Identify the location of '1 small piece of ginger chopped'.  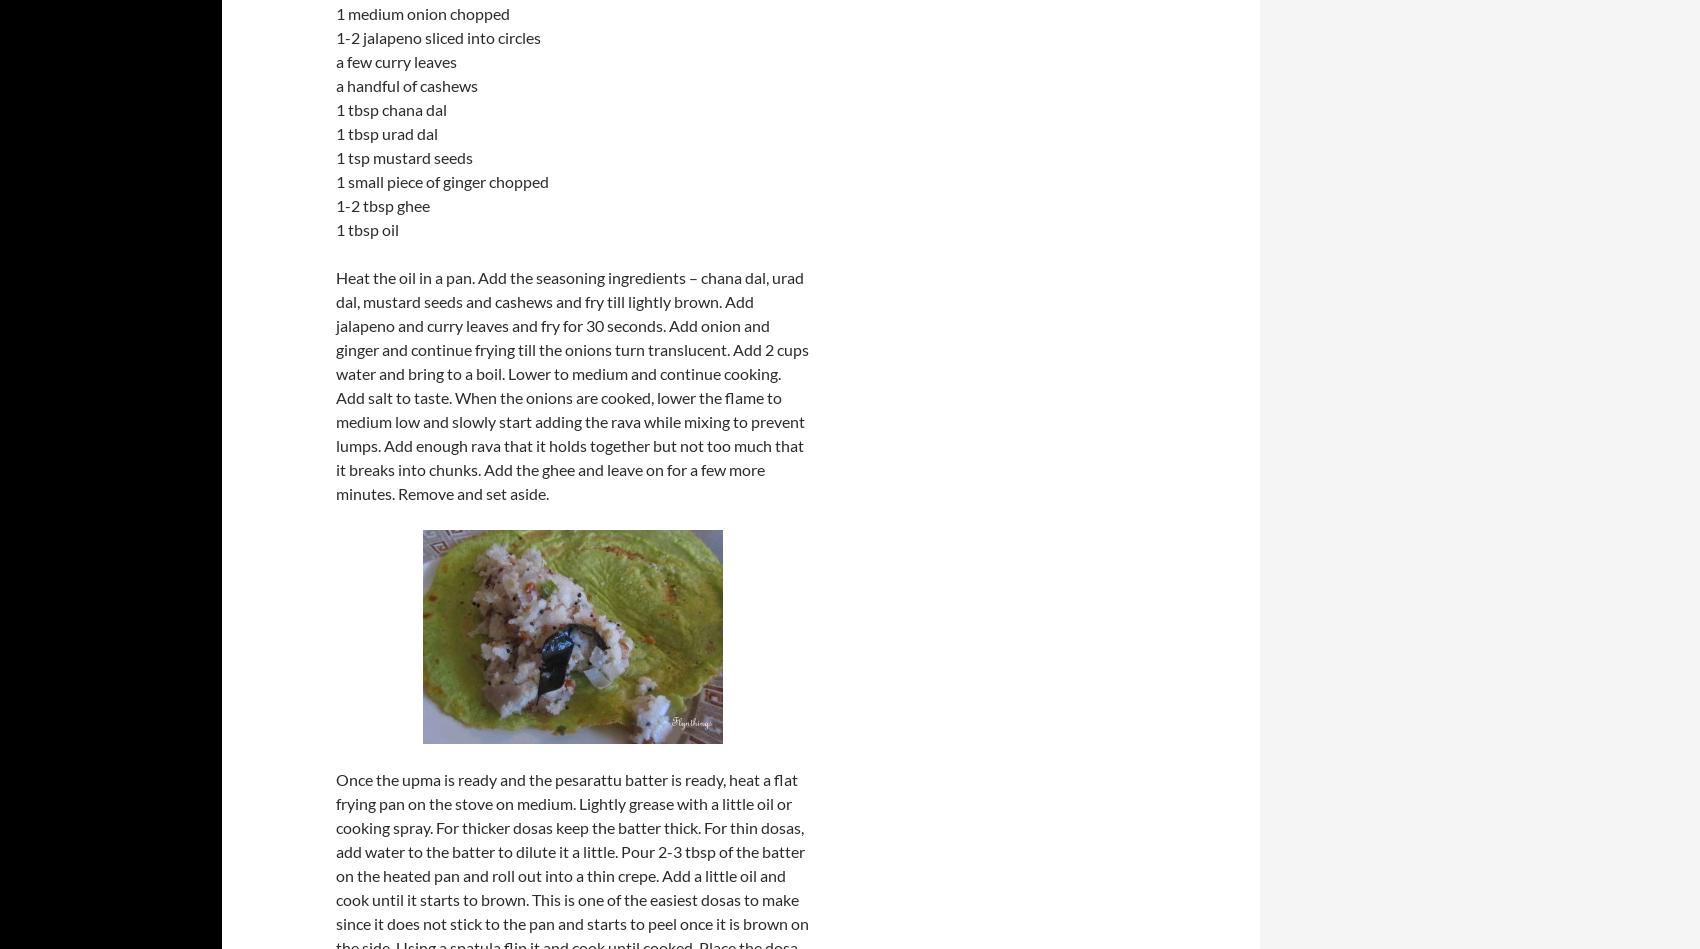
(442, 180).